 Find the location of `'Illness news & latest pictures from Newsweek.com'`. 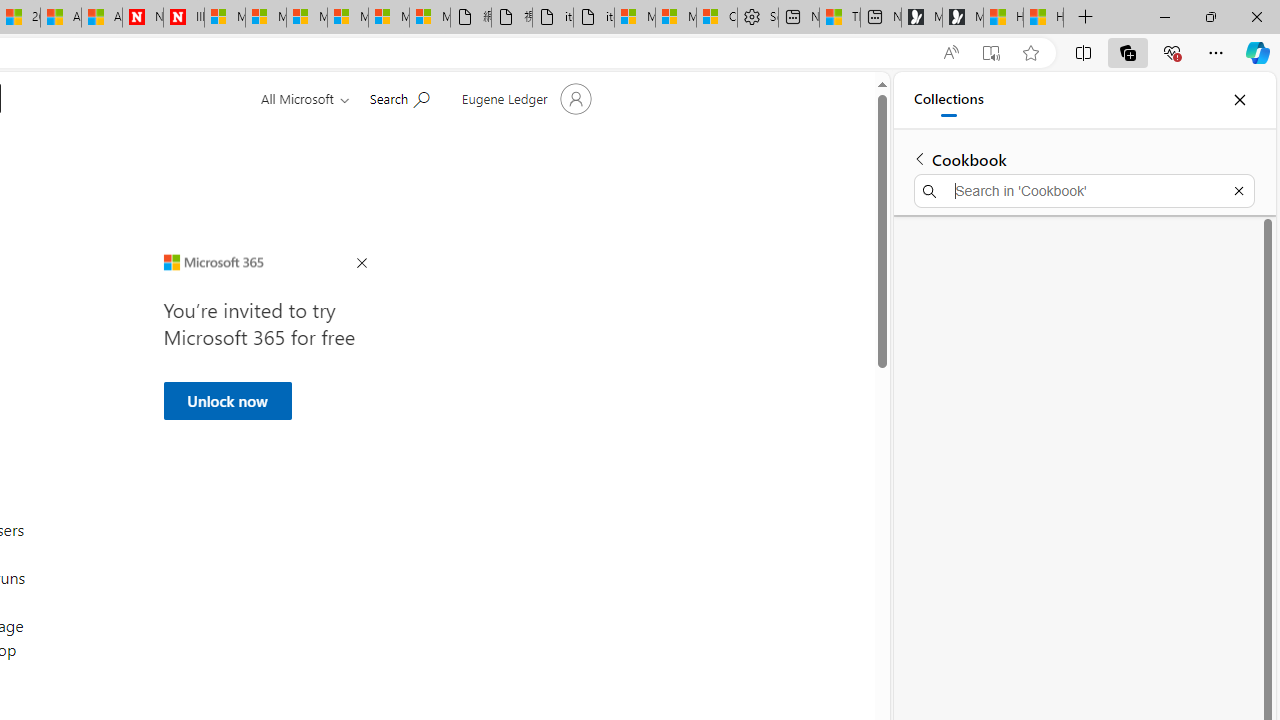

'Illness news & latest pictures from Newsweek.com' is located at coordinates (183, 17).